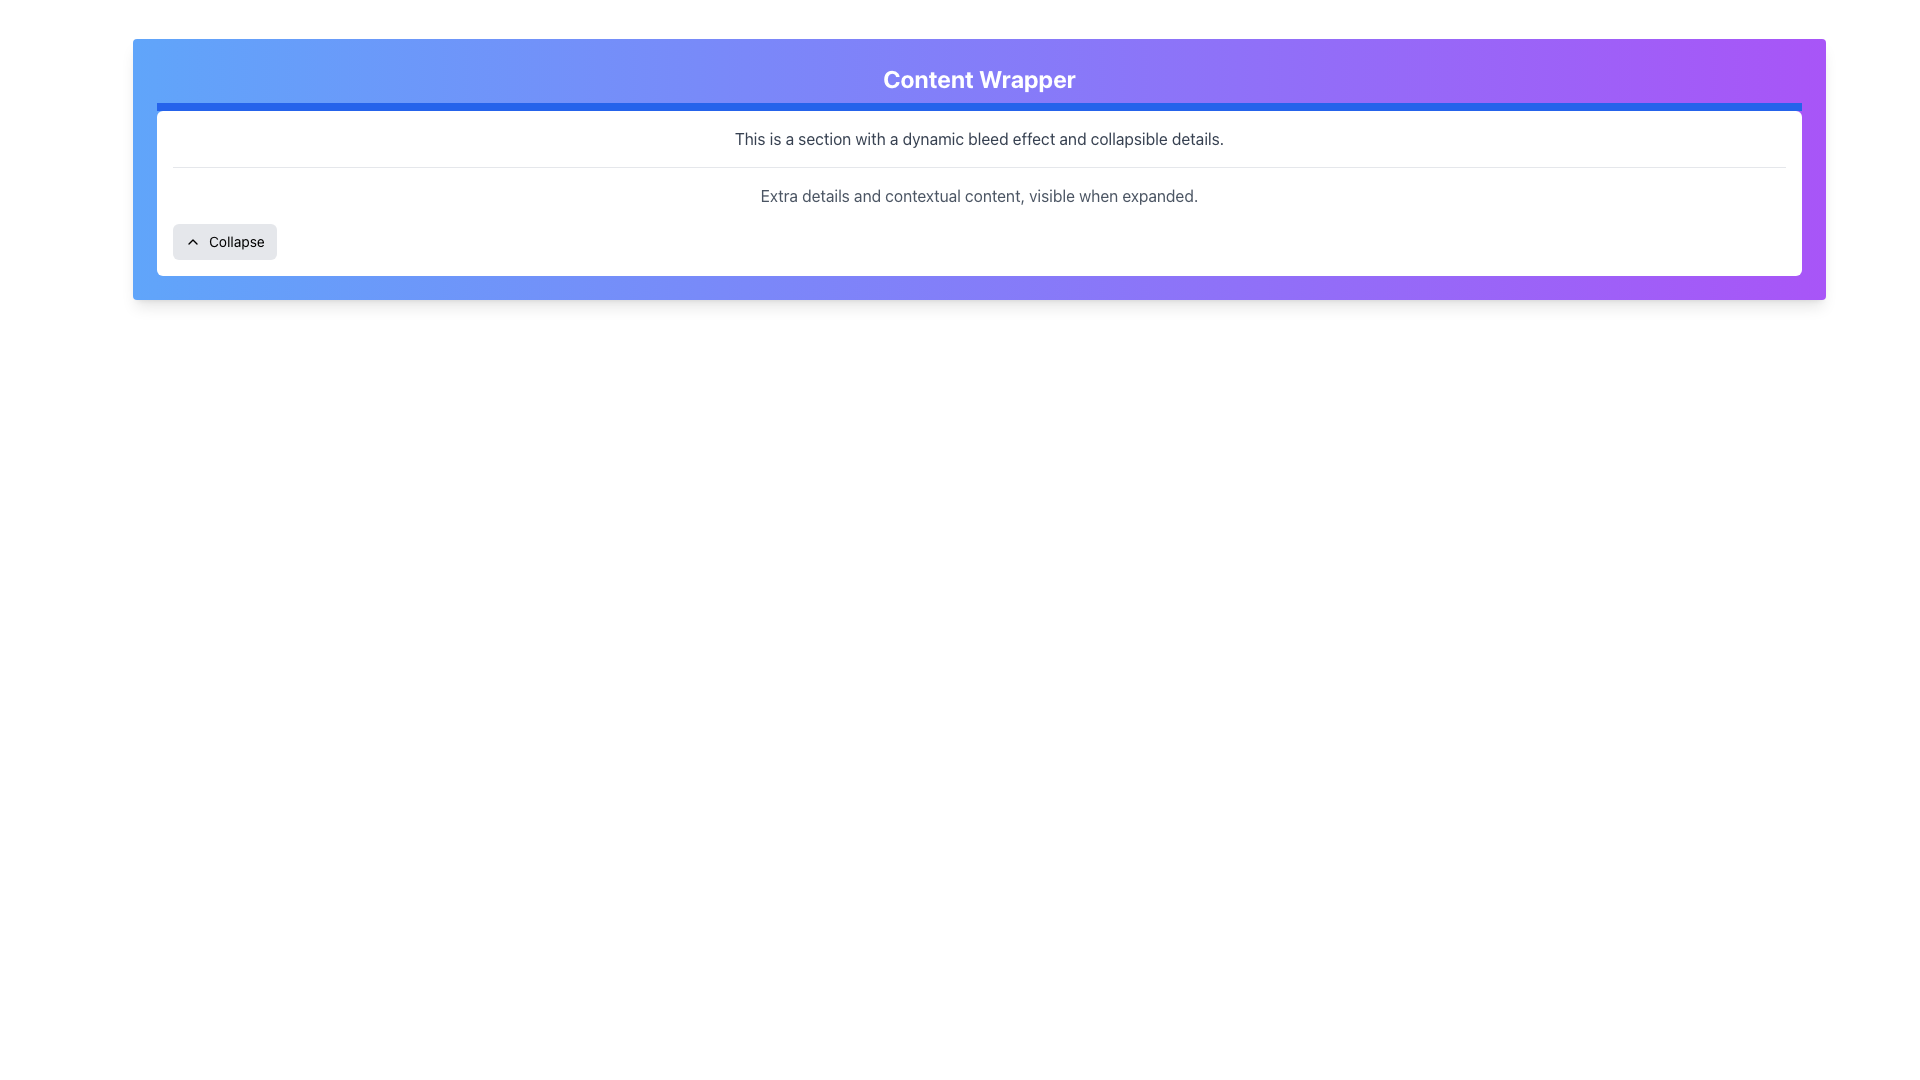  I want to click on the Text block displaying 'Extra details and contextual content, visible when expanded.' which is styled with a gray font color and positioned centrally below the introductory text and above the 'Collapse' button, so click(979, 187).